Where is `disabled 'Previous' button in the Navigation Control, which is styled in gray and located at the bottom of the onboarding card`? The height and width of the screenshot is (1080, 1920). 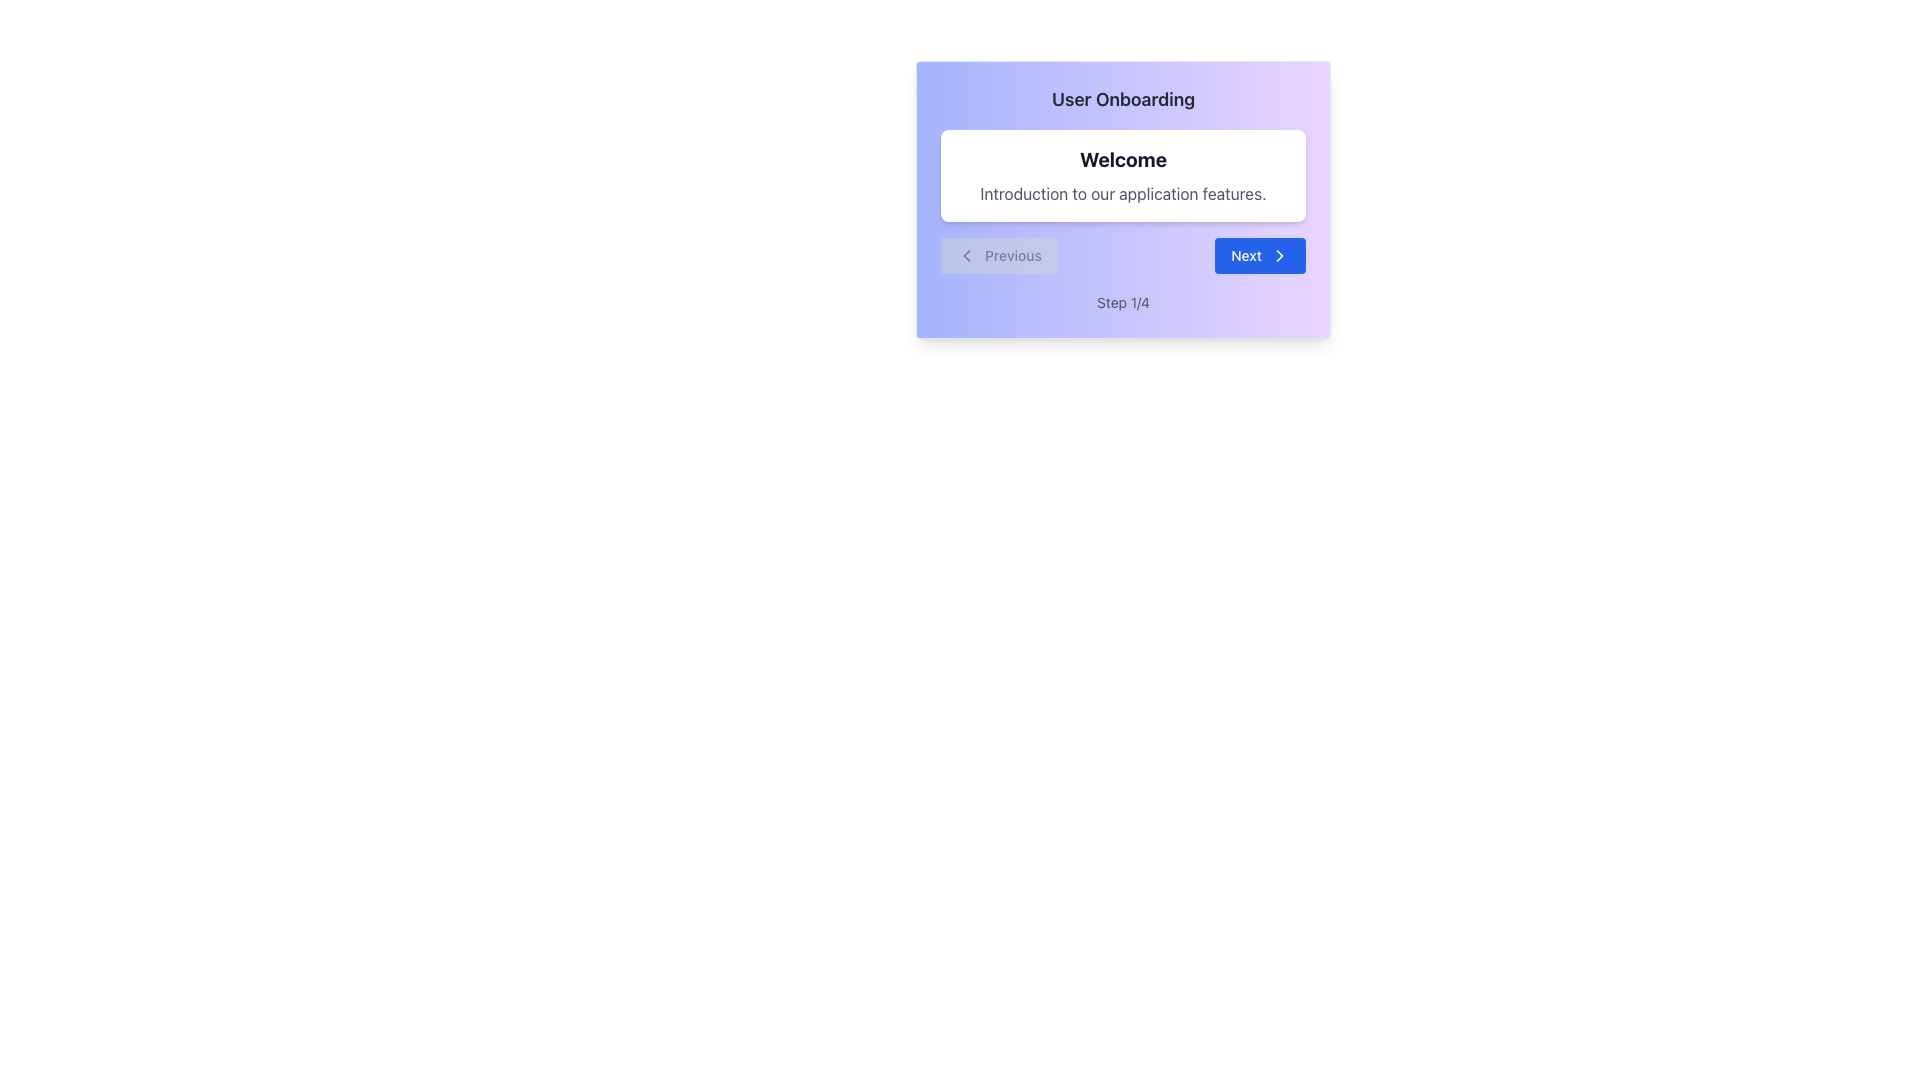 disabled 'Previous' button in the Navigation Control, which is styled in gray and located at the bottom of the onboarding card is located at coordinates (1123, 254).